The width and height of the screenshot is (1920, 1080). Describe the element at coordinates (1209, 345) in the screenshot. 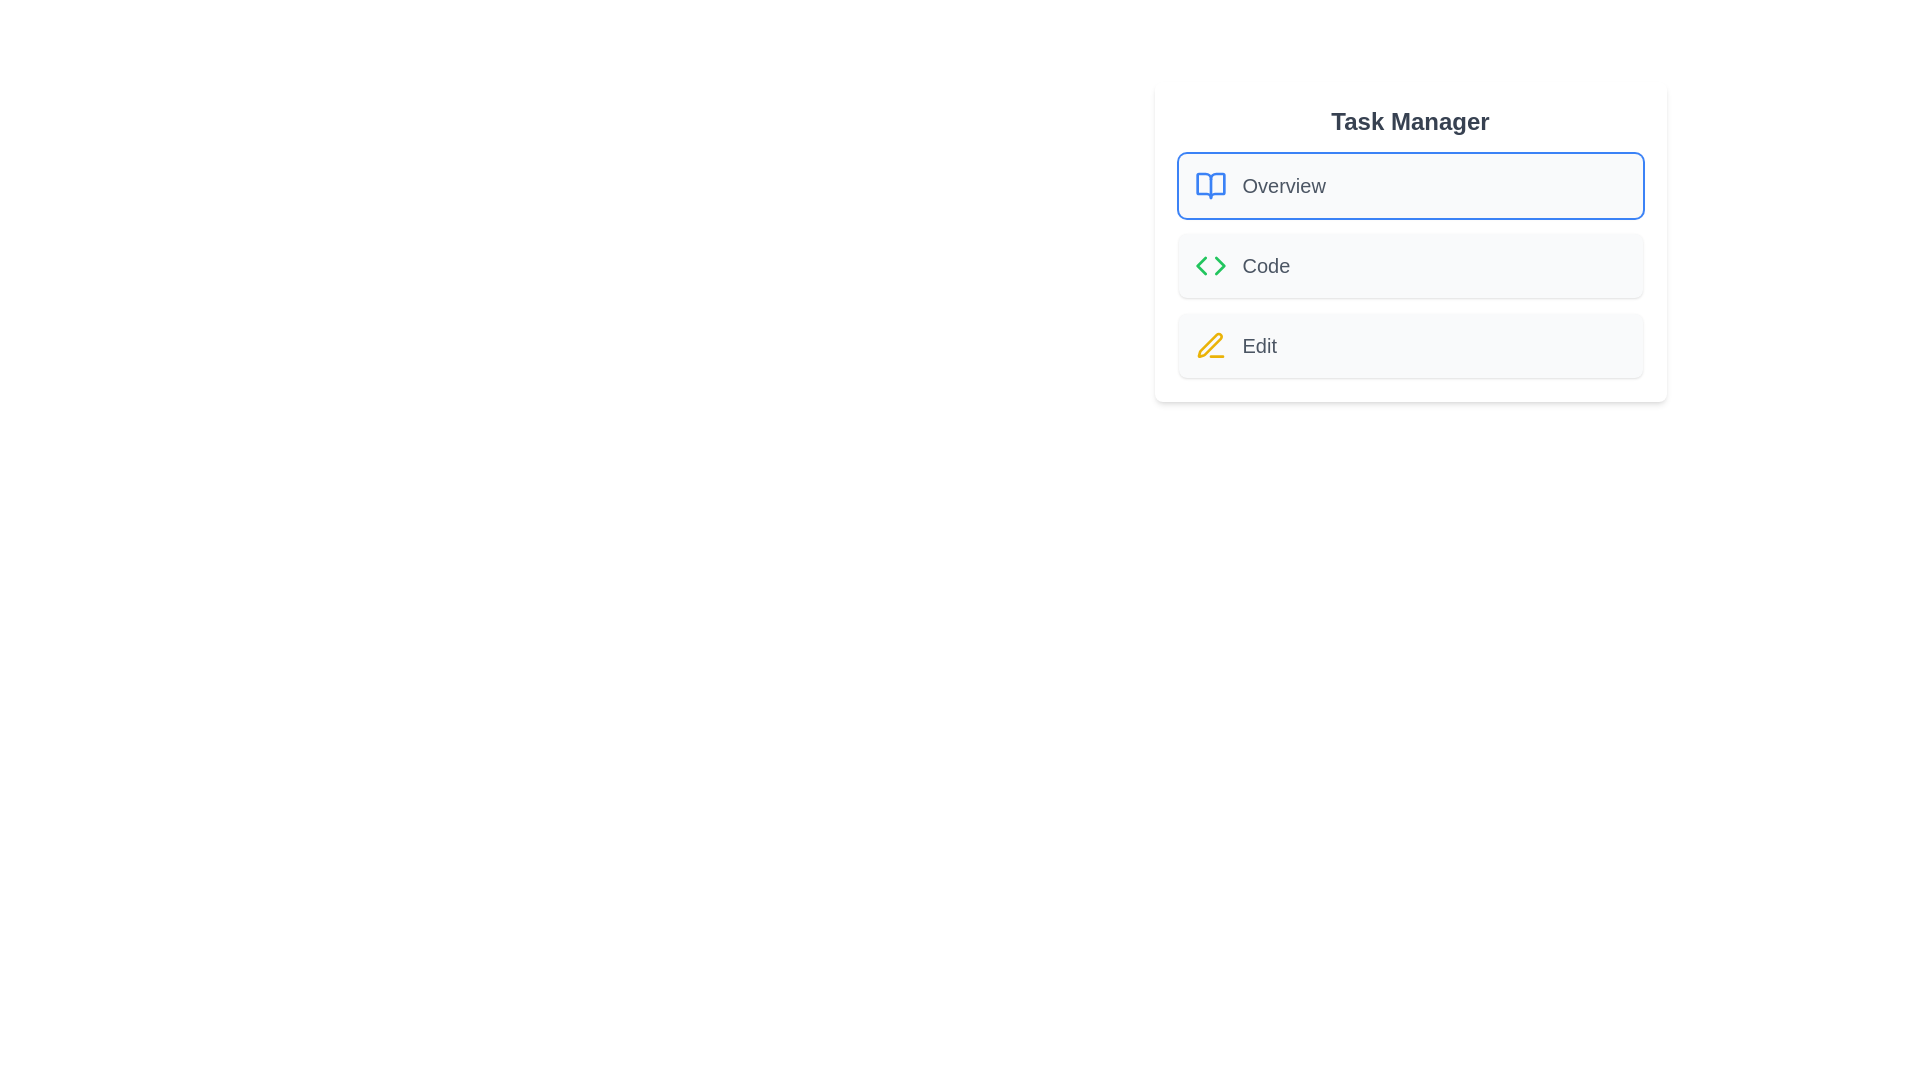

I see `the leading 'Edit' icon within the 'Edit' card, which is the third card under the 'Task Manager' heading` at that location.